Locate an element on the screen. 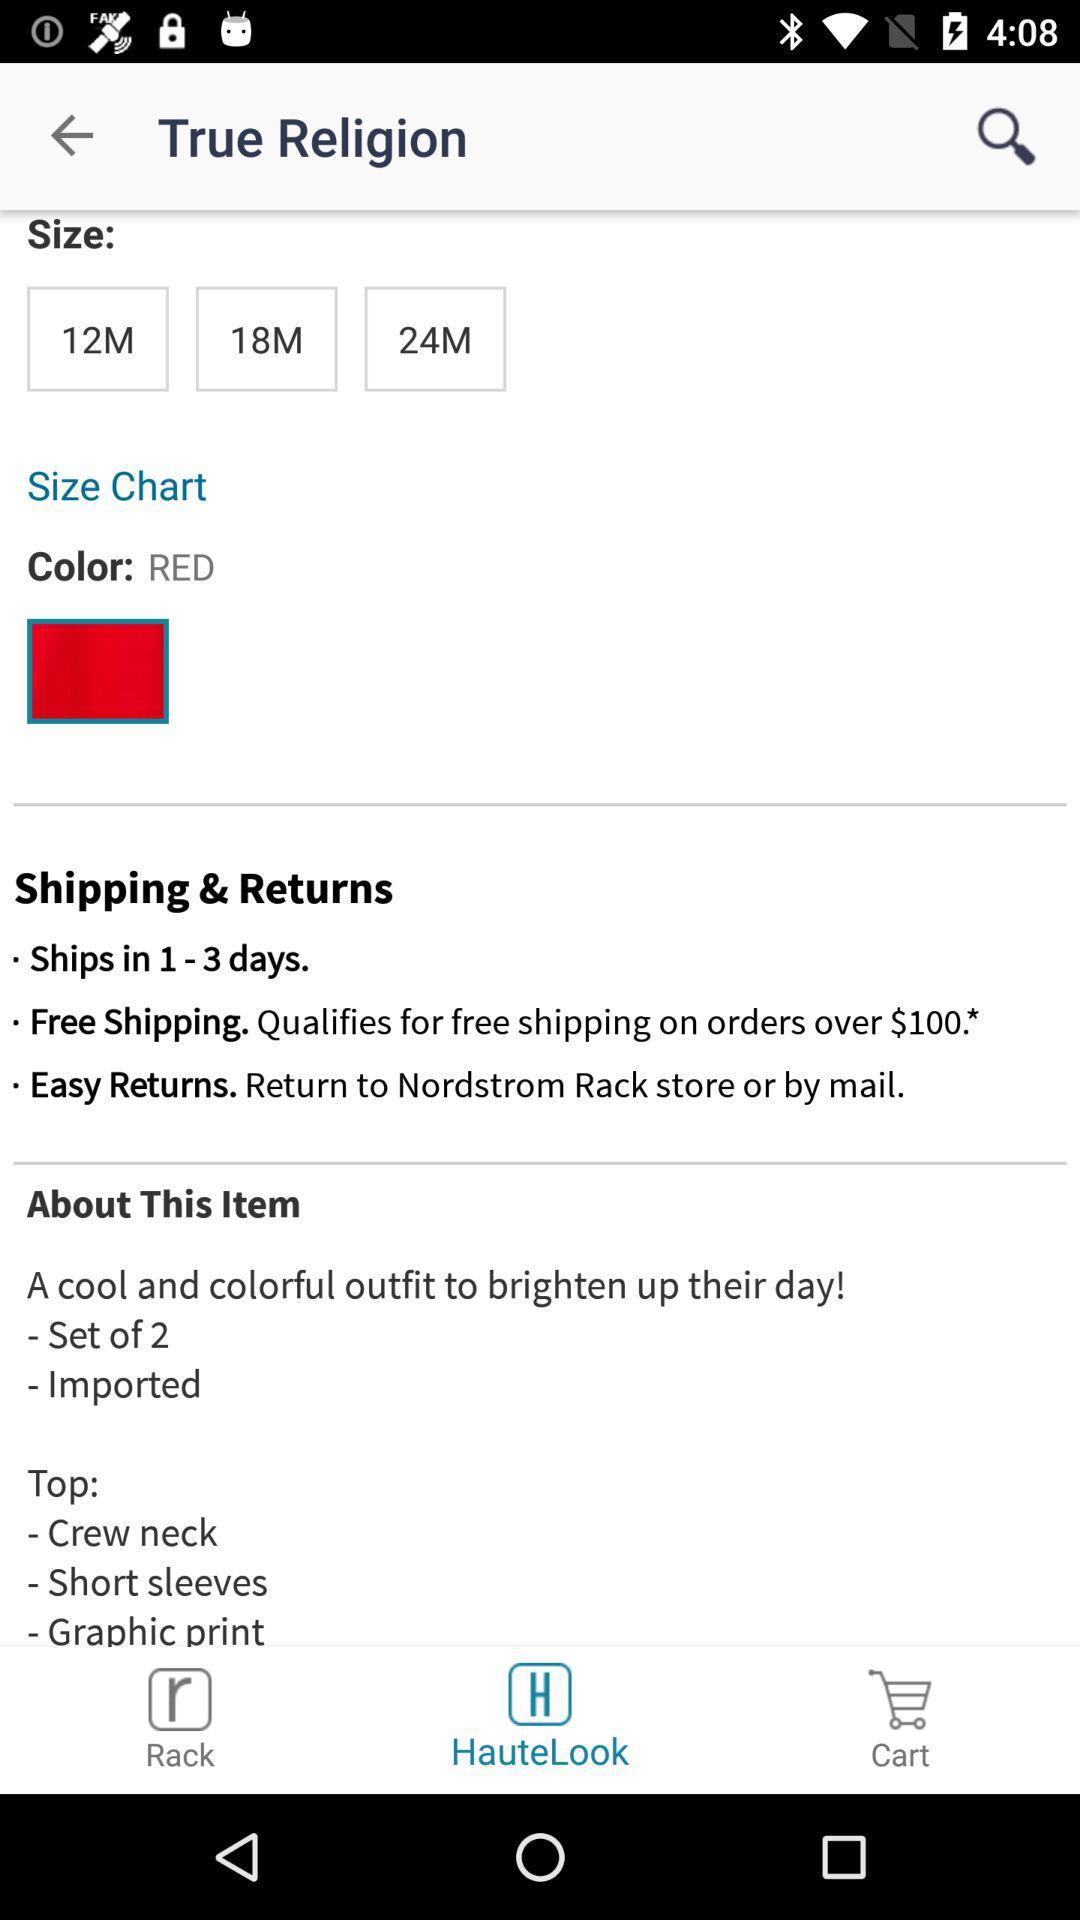 The height and width of the screenshot is (1920, 1080). the item above the size chart item is located at coordinates (265, 339).